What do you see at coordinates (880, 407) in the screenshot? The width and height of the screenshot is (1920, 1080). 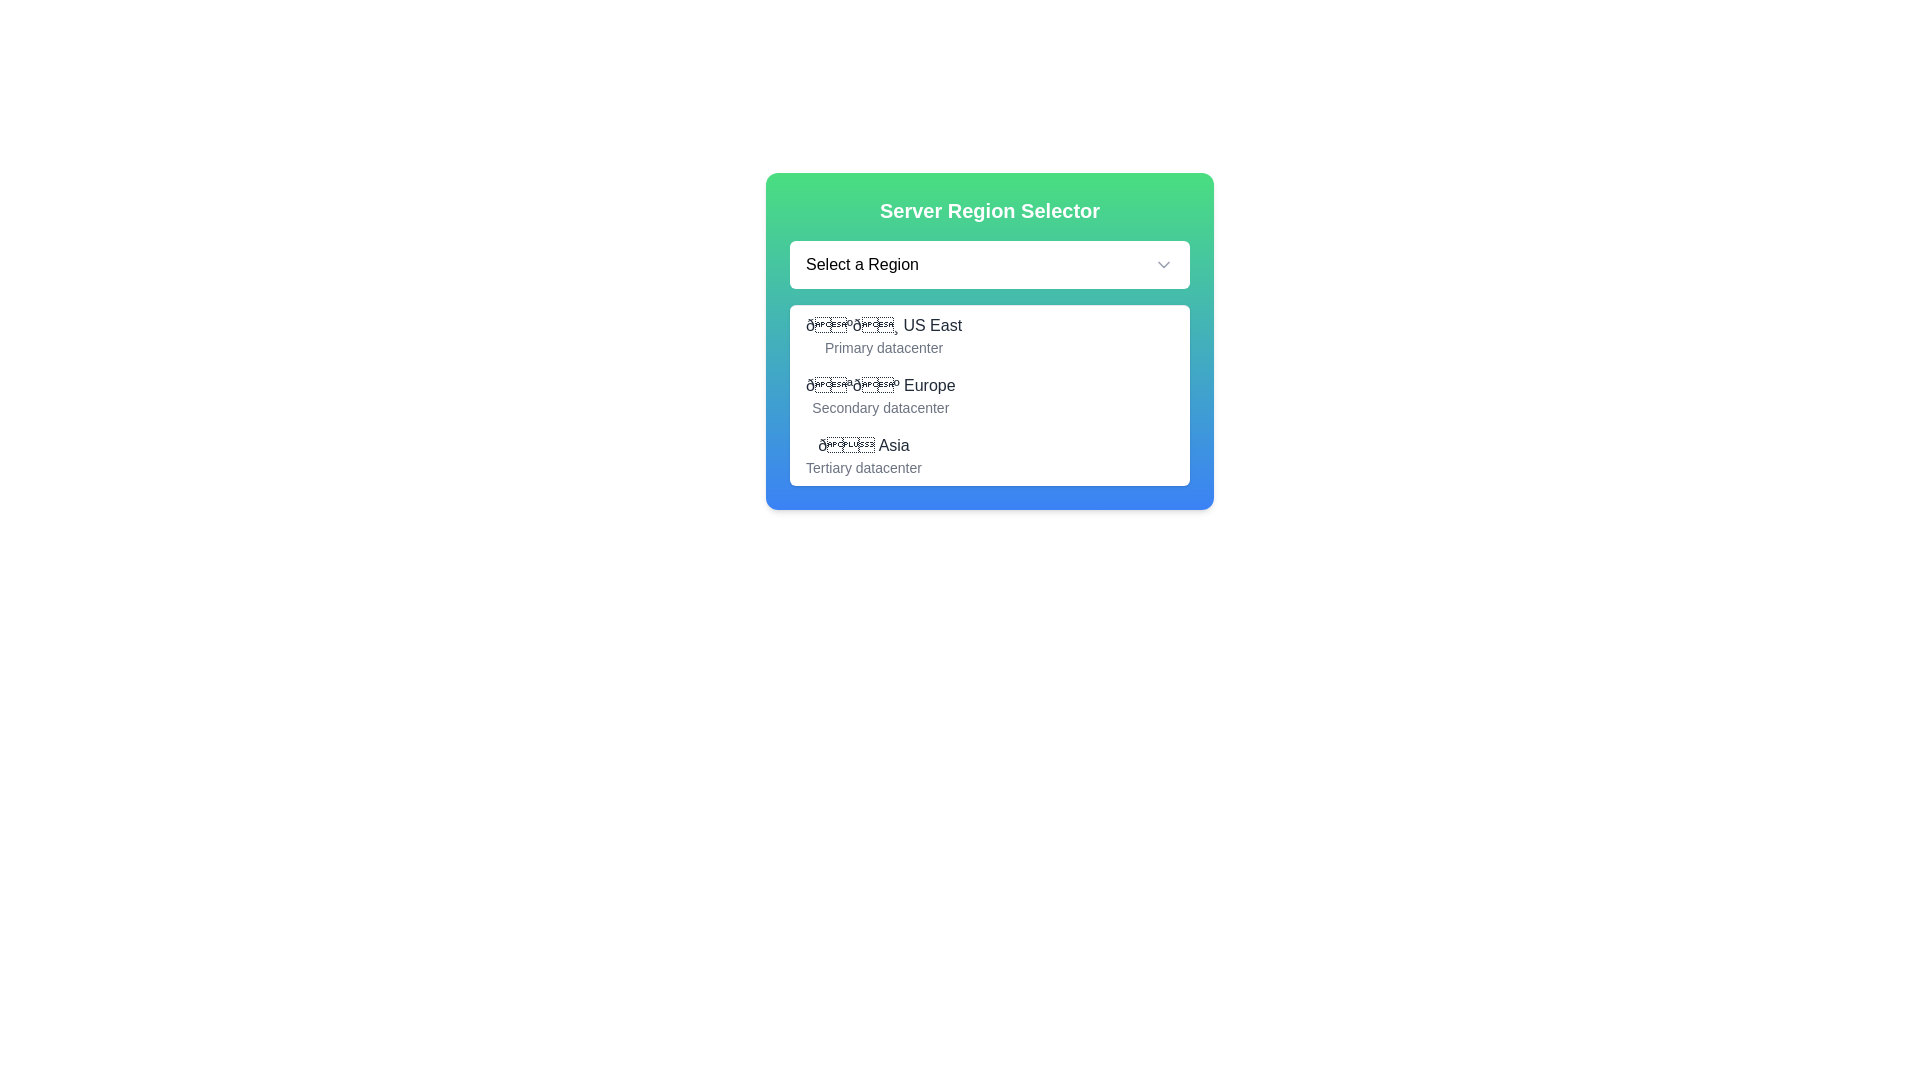 I see `the Text label providing additional information about the server region 'Europe,' located under the header 'Server Region Selector.'` at bounding box center [880, 407].